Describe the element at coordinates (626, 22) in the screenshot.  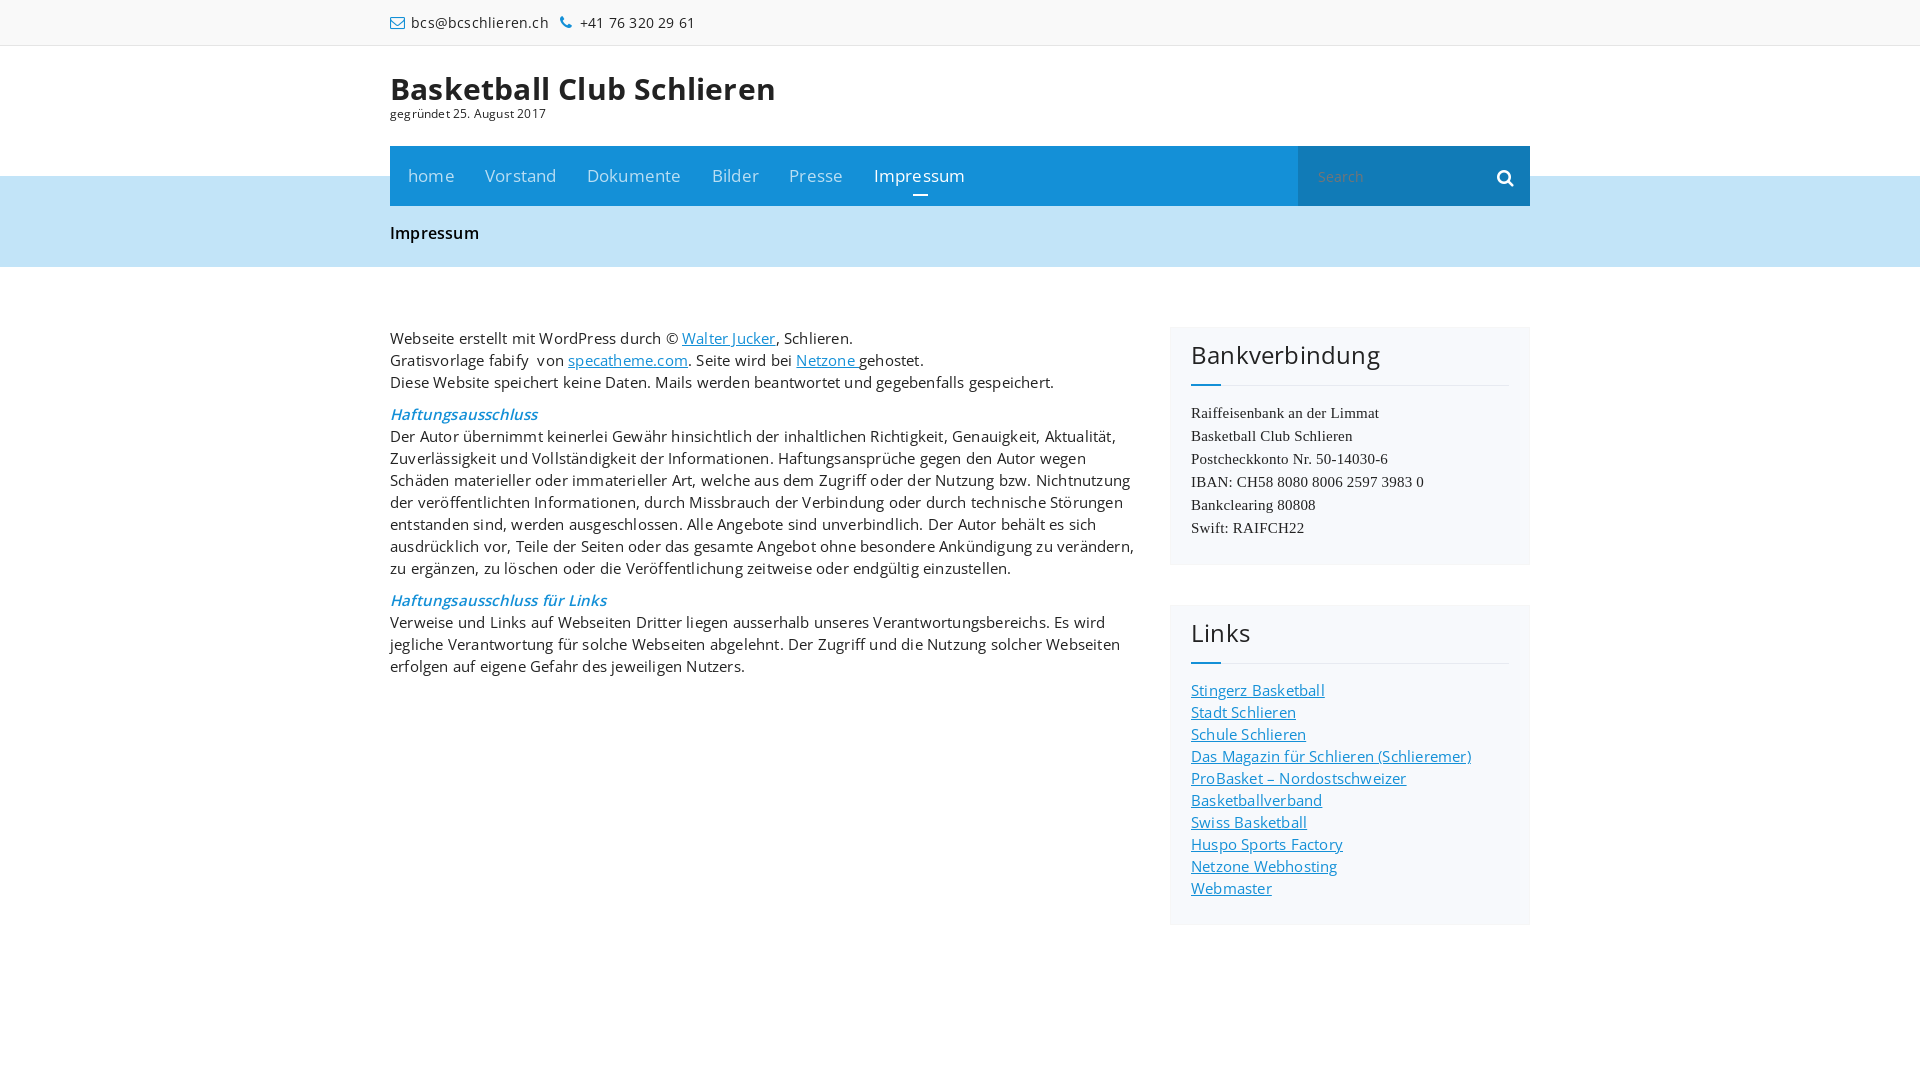
I see `'+41 76 320 29 61'` at that location.